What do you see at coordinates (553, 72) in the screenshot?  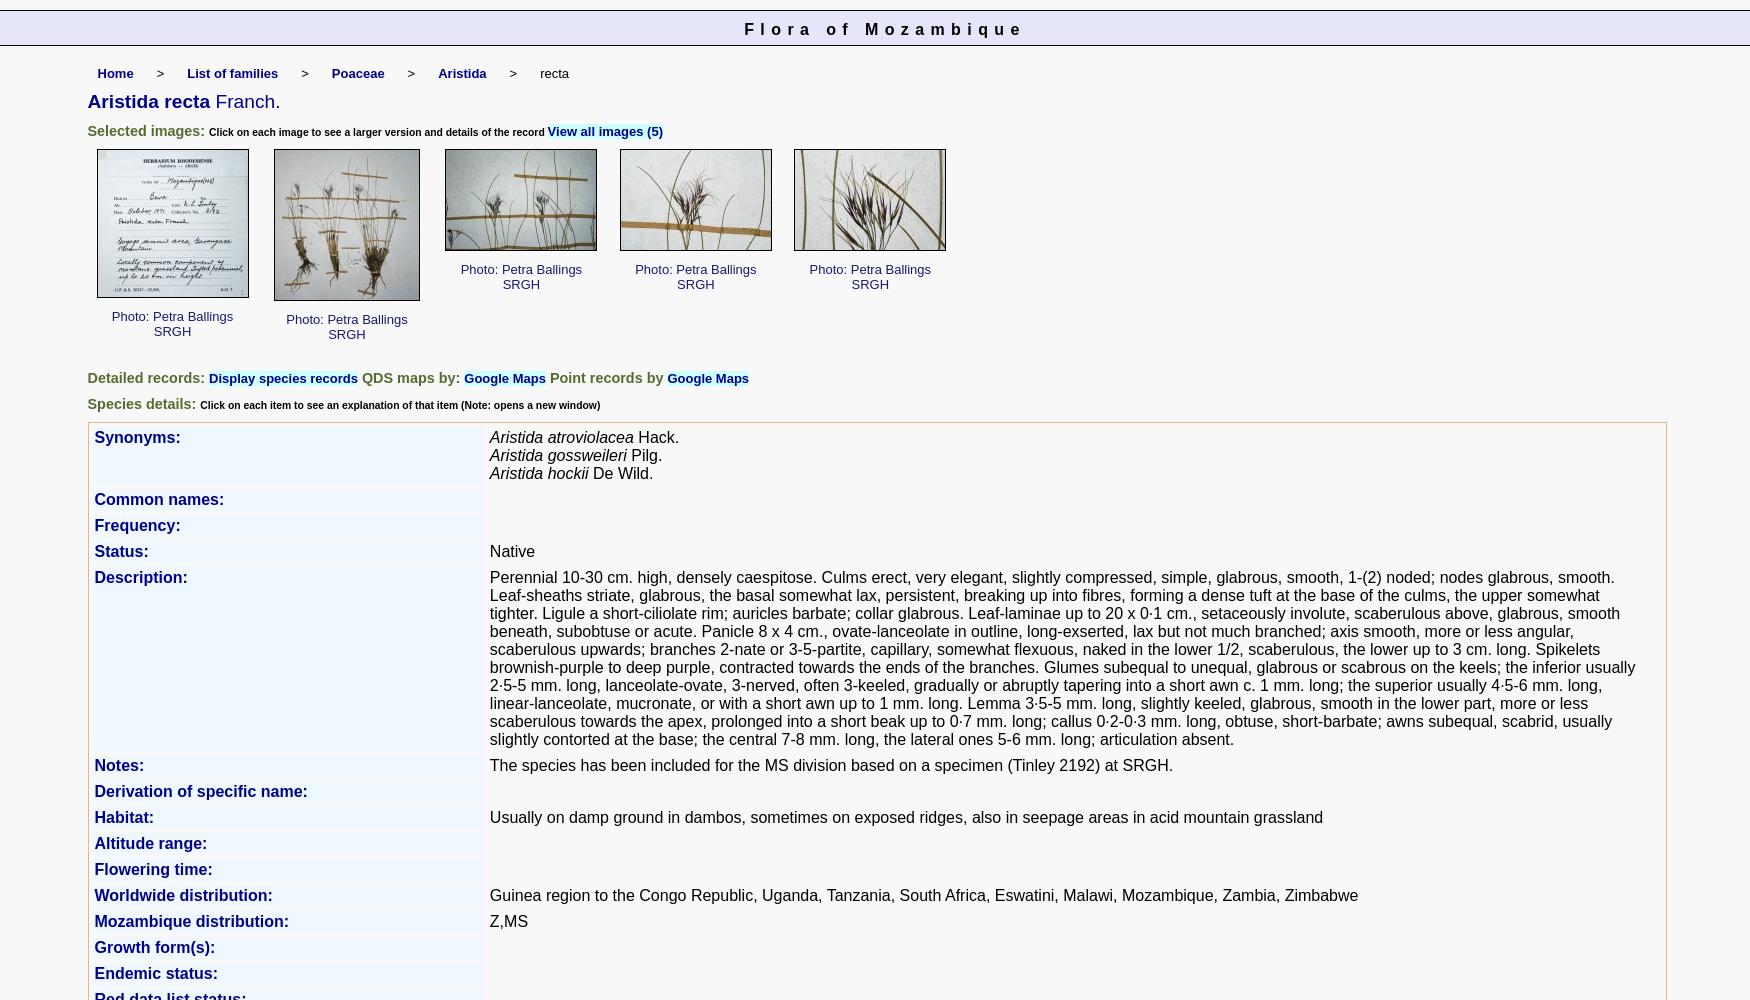 I see `'recta'` at bounding box center [553, 72].